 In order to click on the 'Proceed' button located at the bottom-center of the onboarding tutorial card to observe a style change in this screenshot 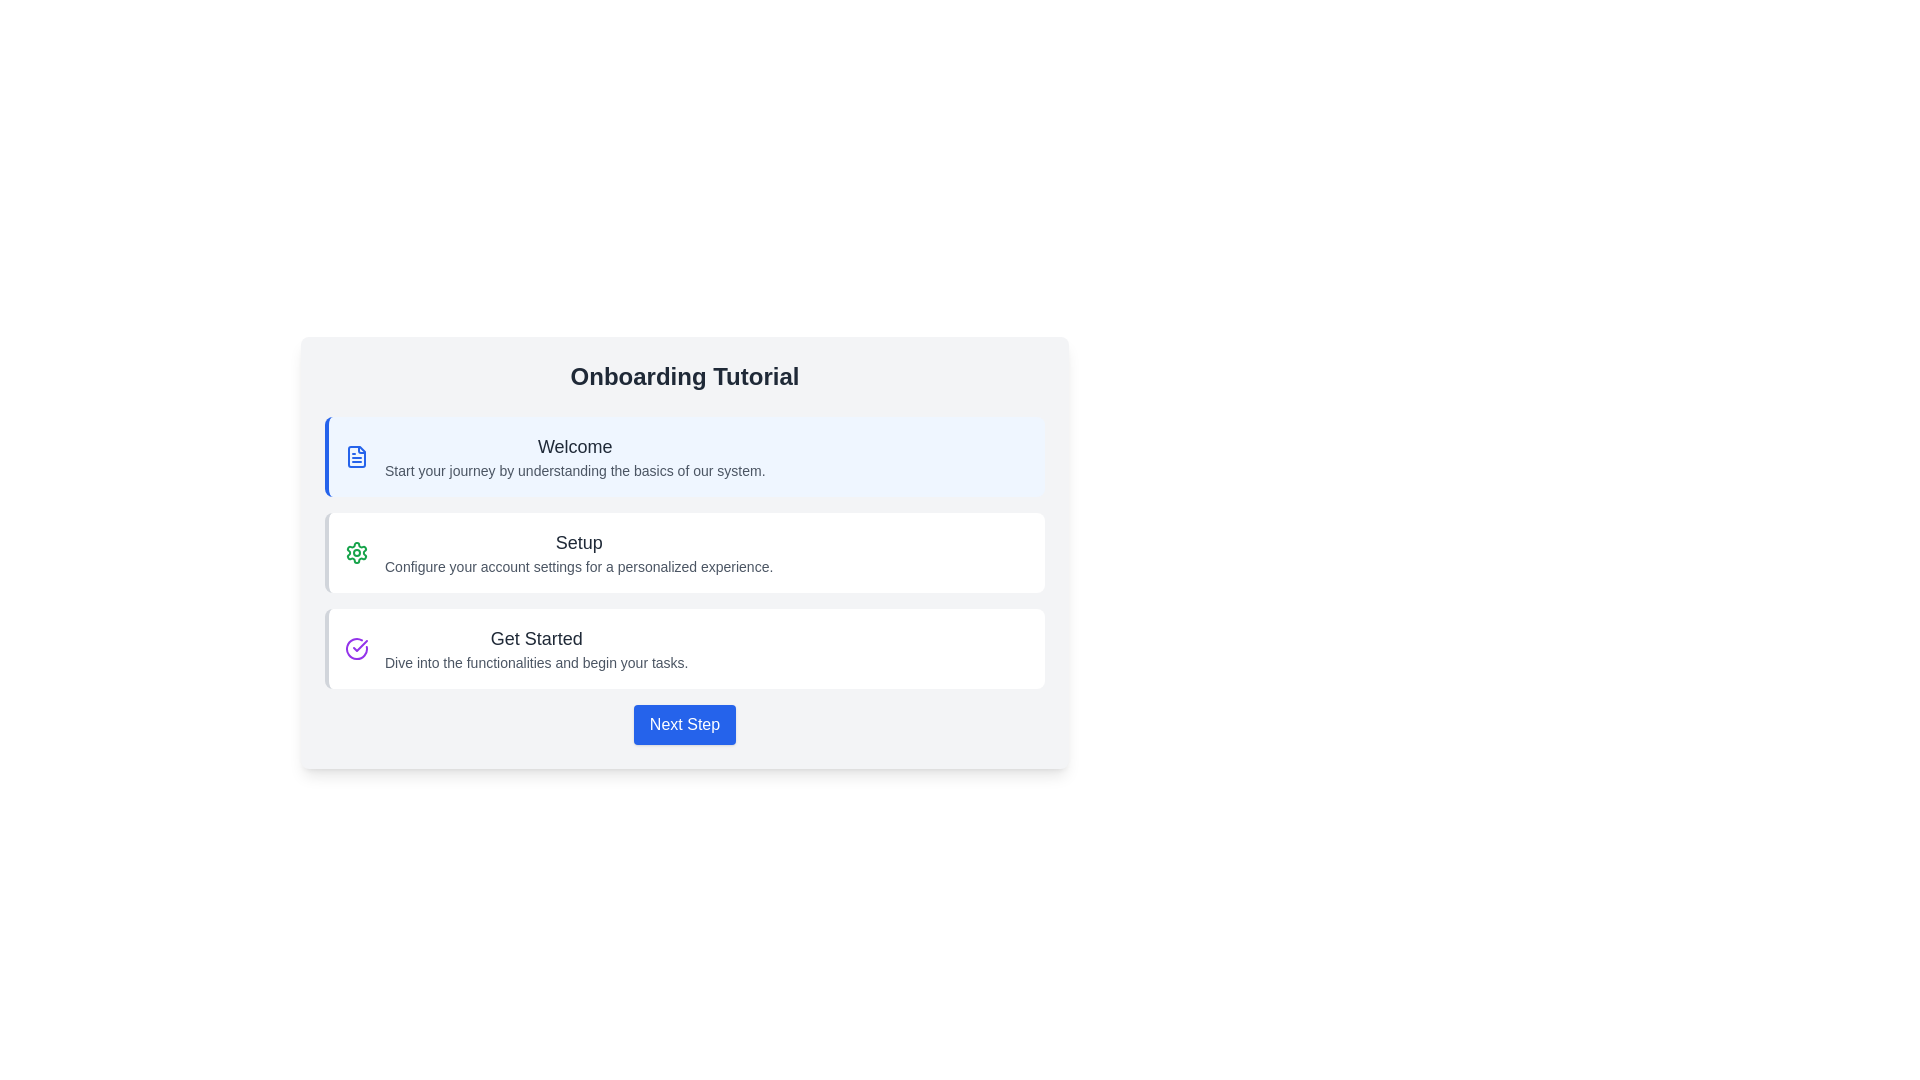, I will do `click(685, 725)`.